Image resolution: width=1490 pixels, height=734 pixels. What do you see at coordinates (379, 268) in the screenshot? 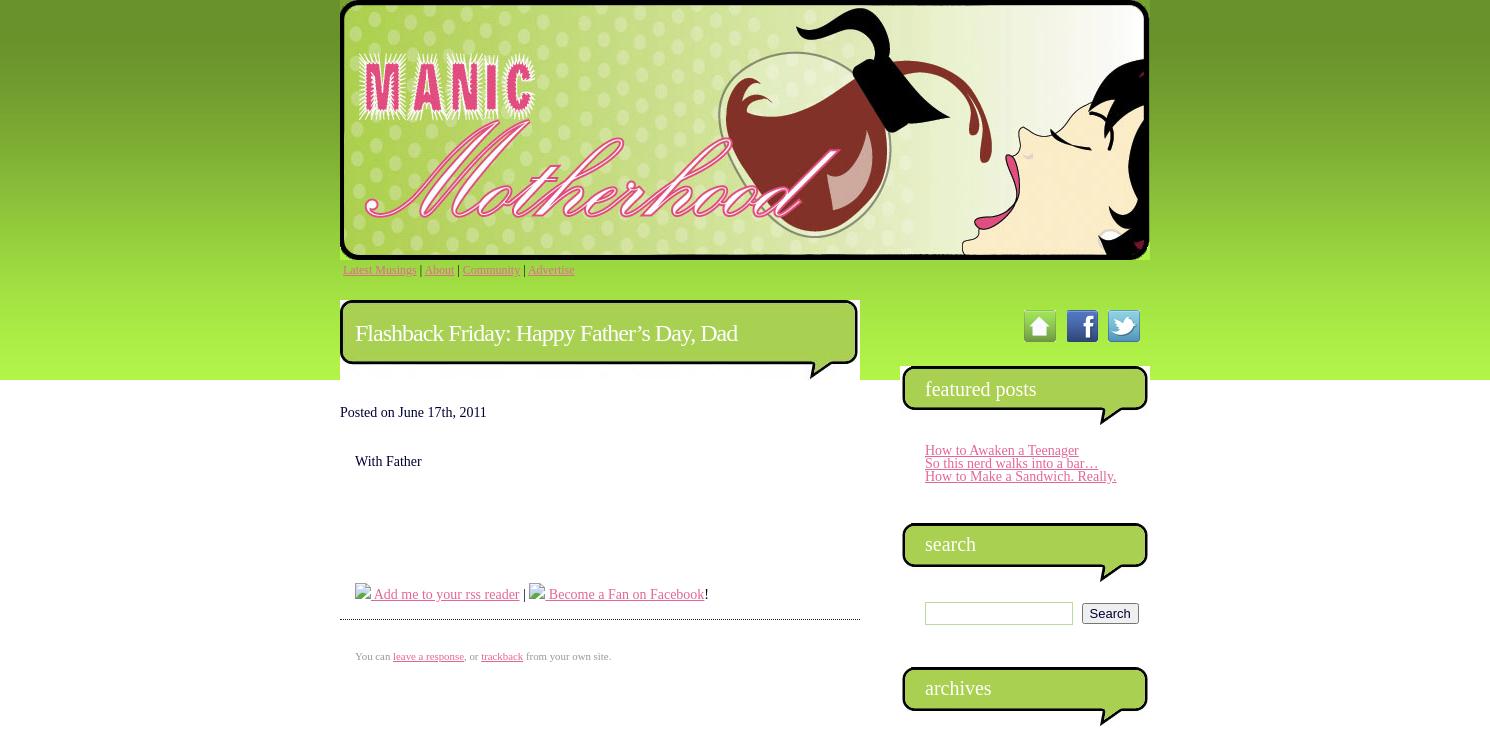
I see `'Latest Musings'` at bounding box center [379, 268].